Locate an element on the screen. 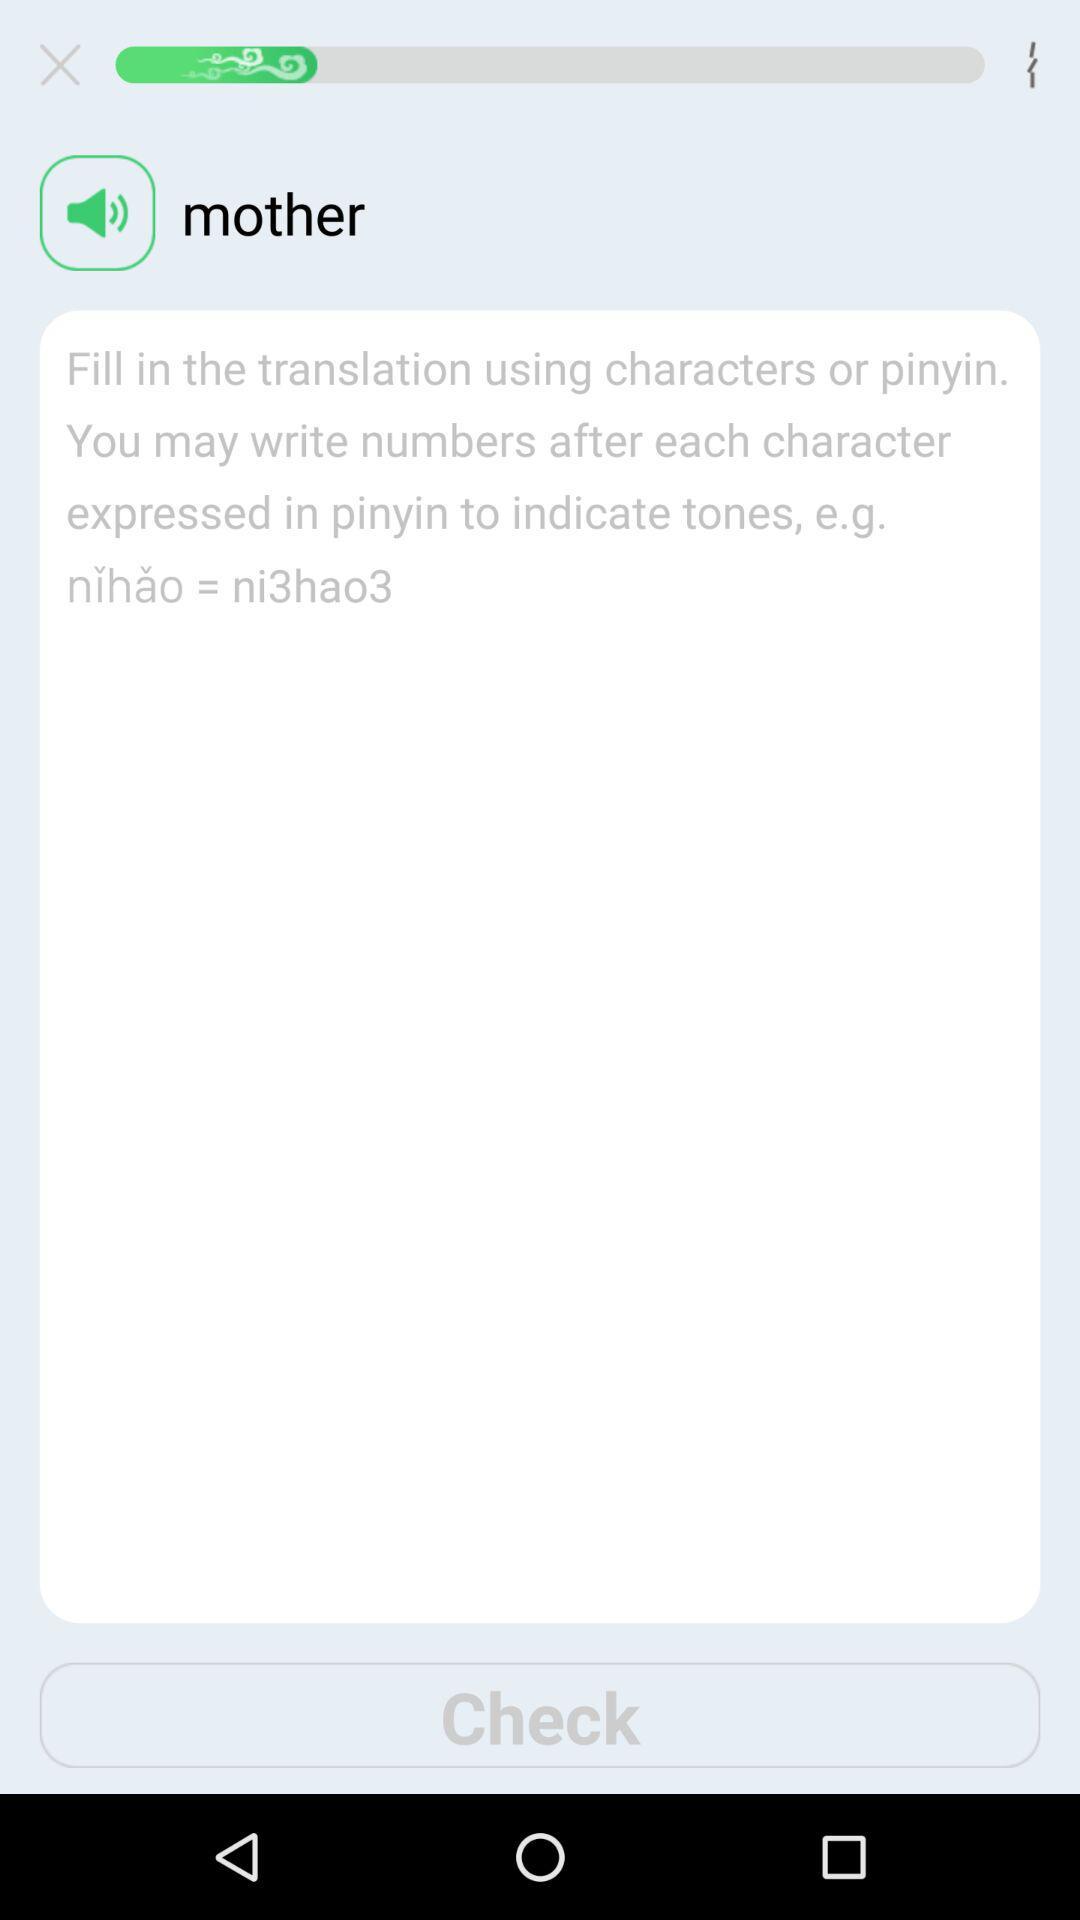 The image size is (1080, 1920). volume button is located at coordinates (97, 212).